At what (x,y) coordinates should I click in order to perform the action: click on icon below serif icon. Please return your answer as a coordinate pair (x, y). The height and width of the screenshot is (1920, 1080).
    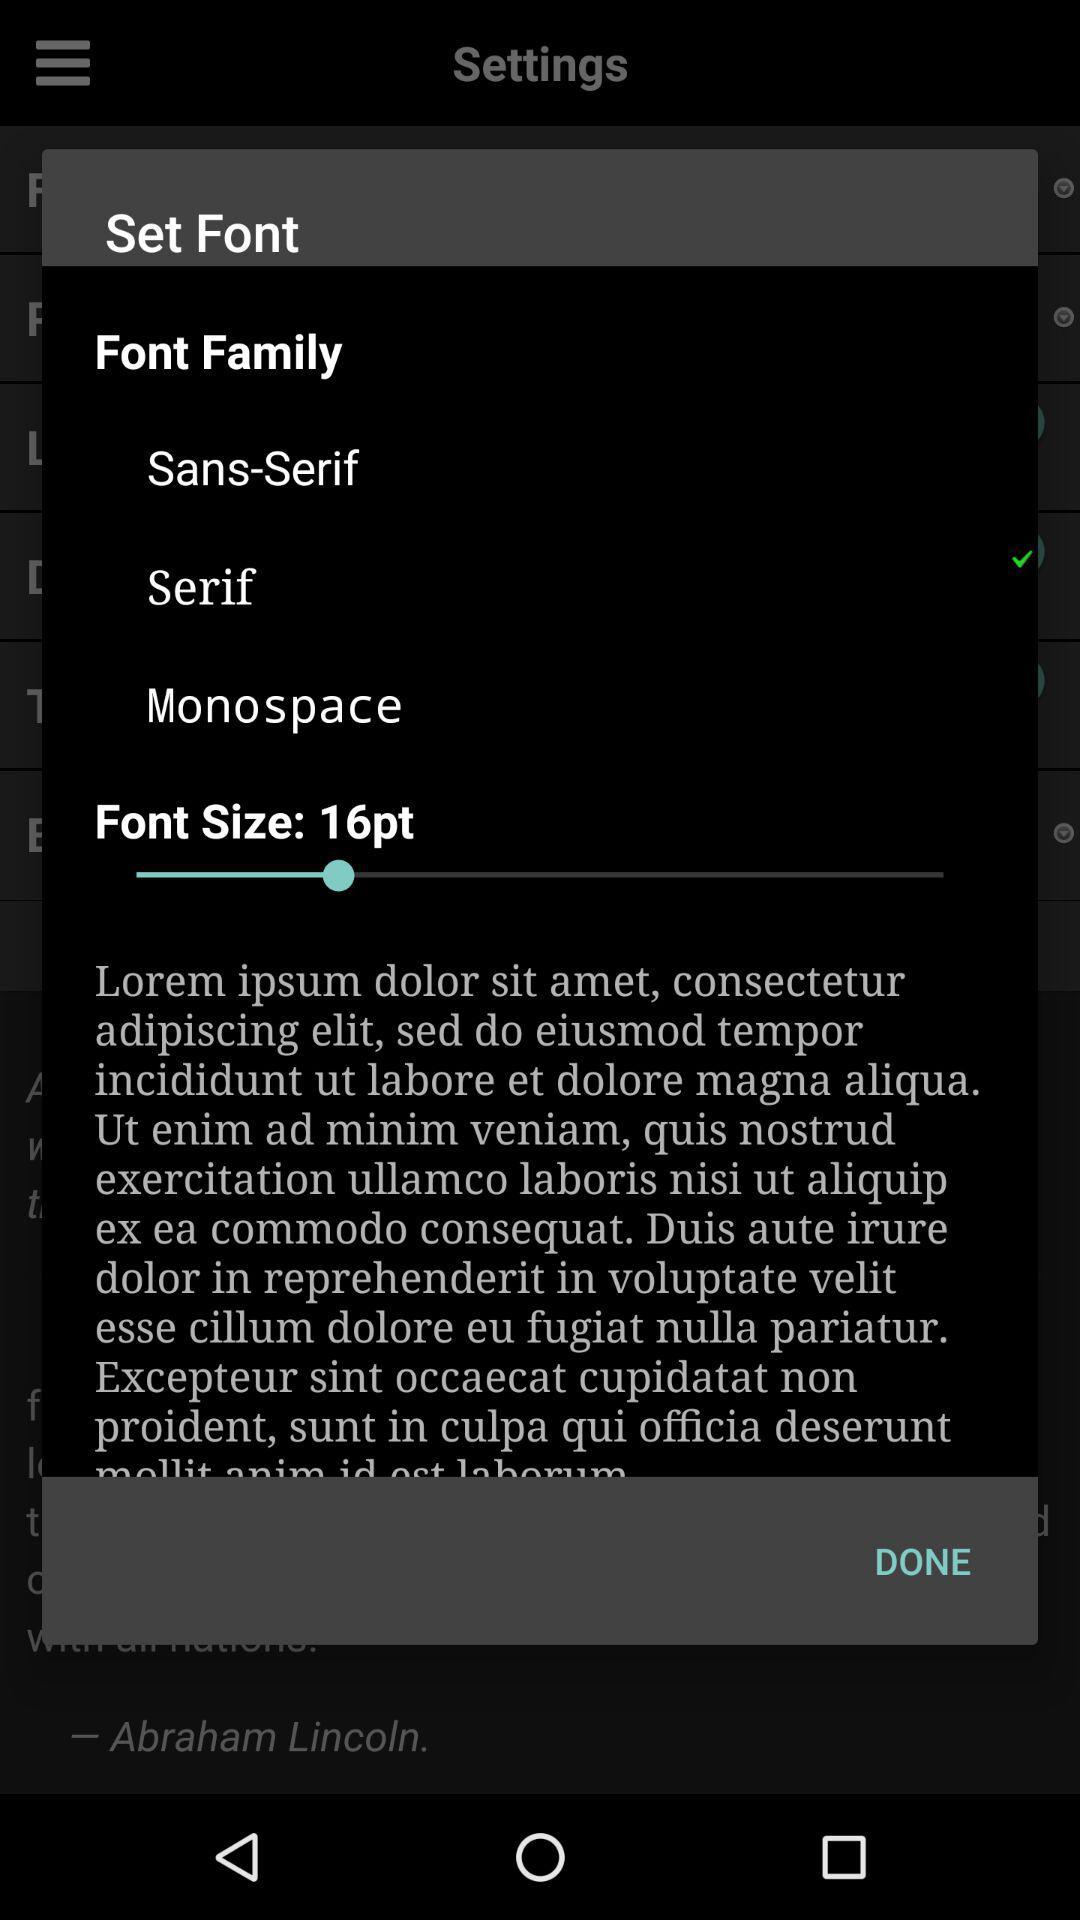
    Looking at the image, I should click on (566, 703).